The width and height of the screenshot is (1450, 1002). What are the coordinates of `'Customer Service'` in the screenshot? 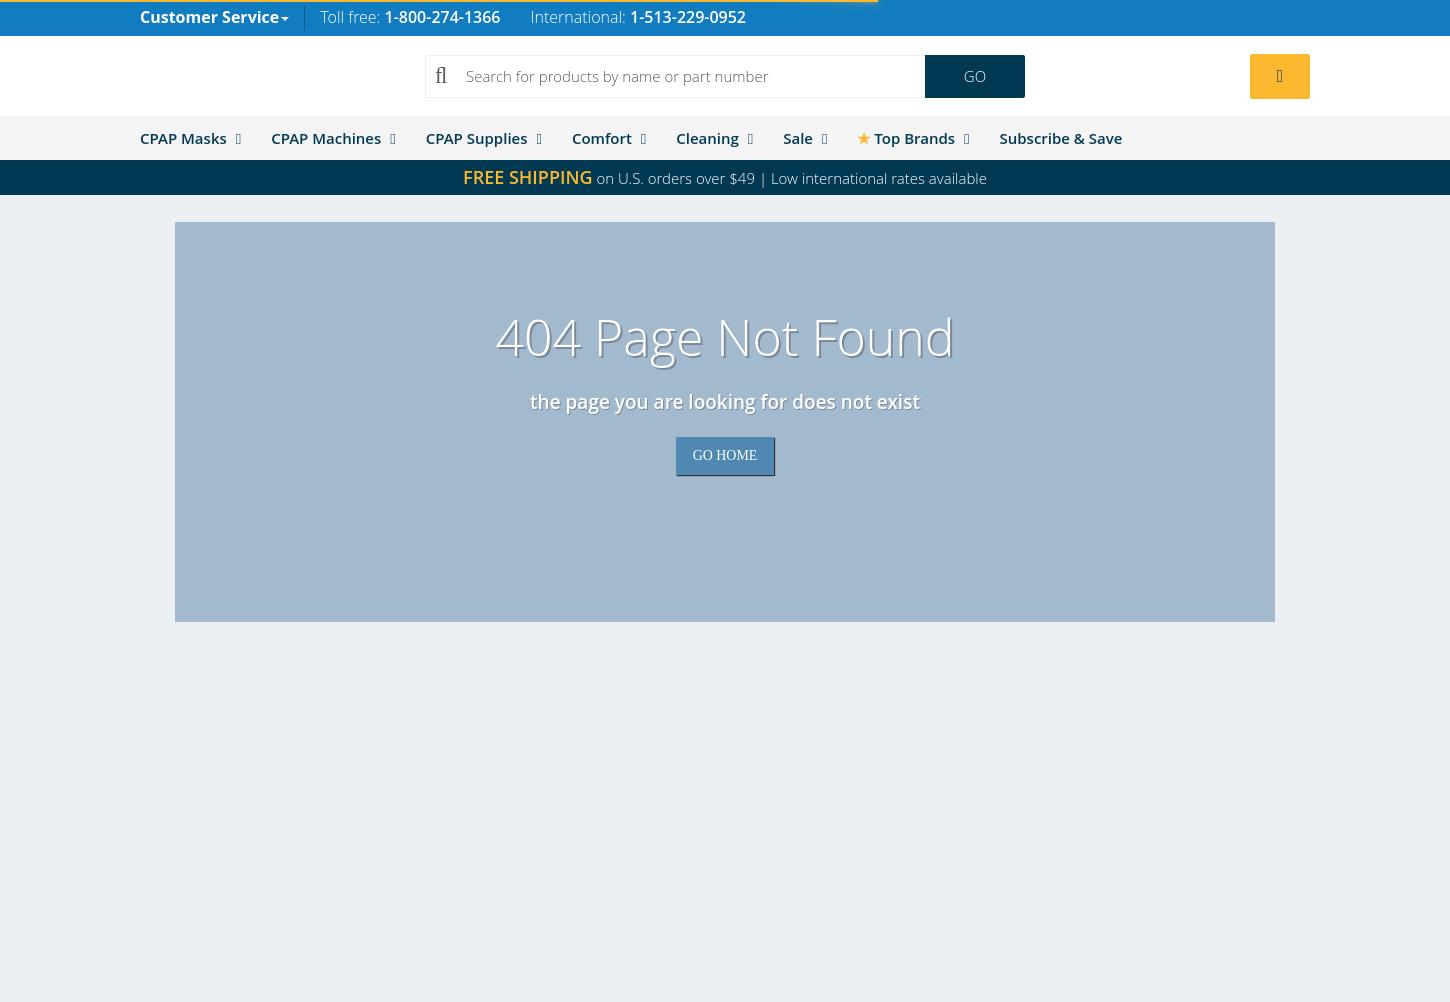 It's located at (208, 17).